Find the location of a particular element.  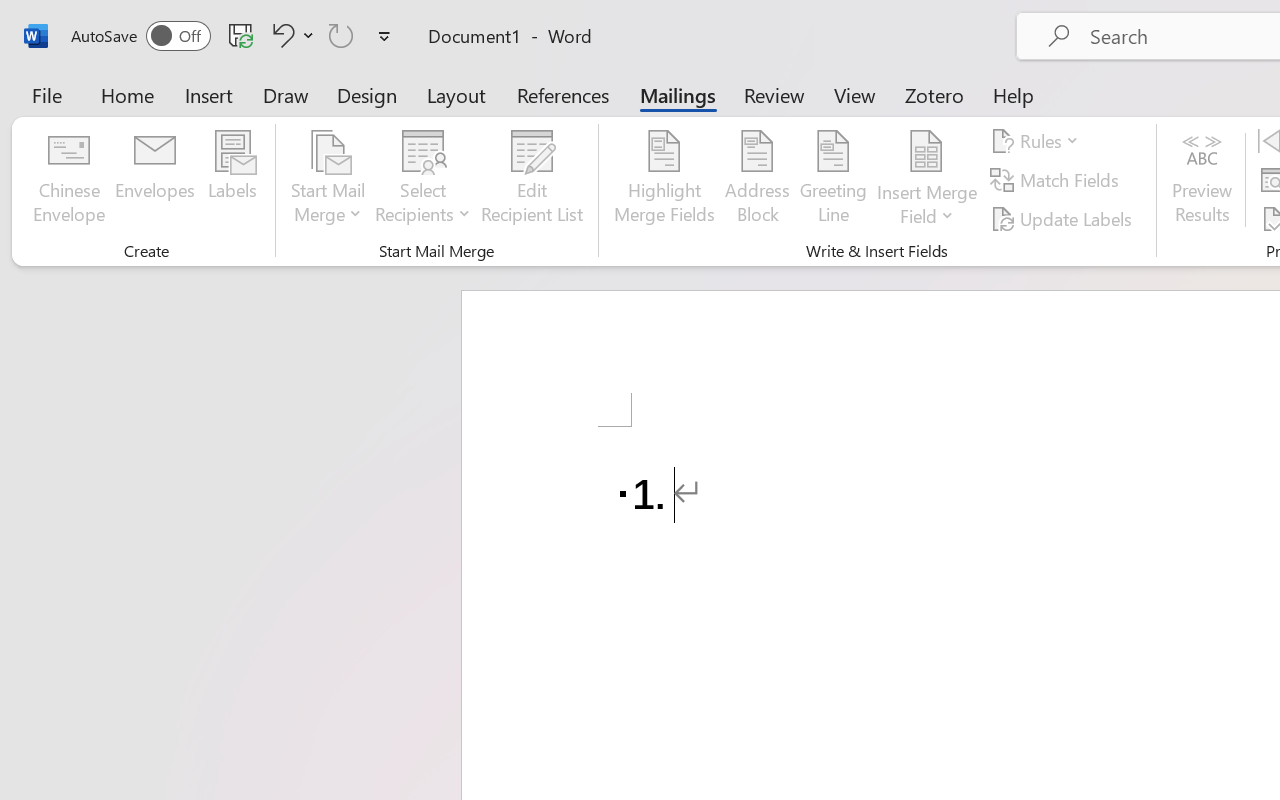

'Insert Merge Field' is located at coordinates (926, 151).